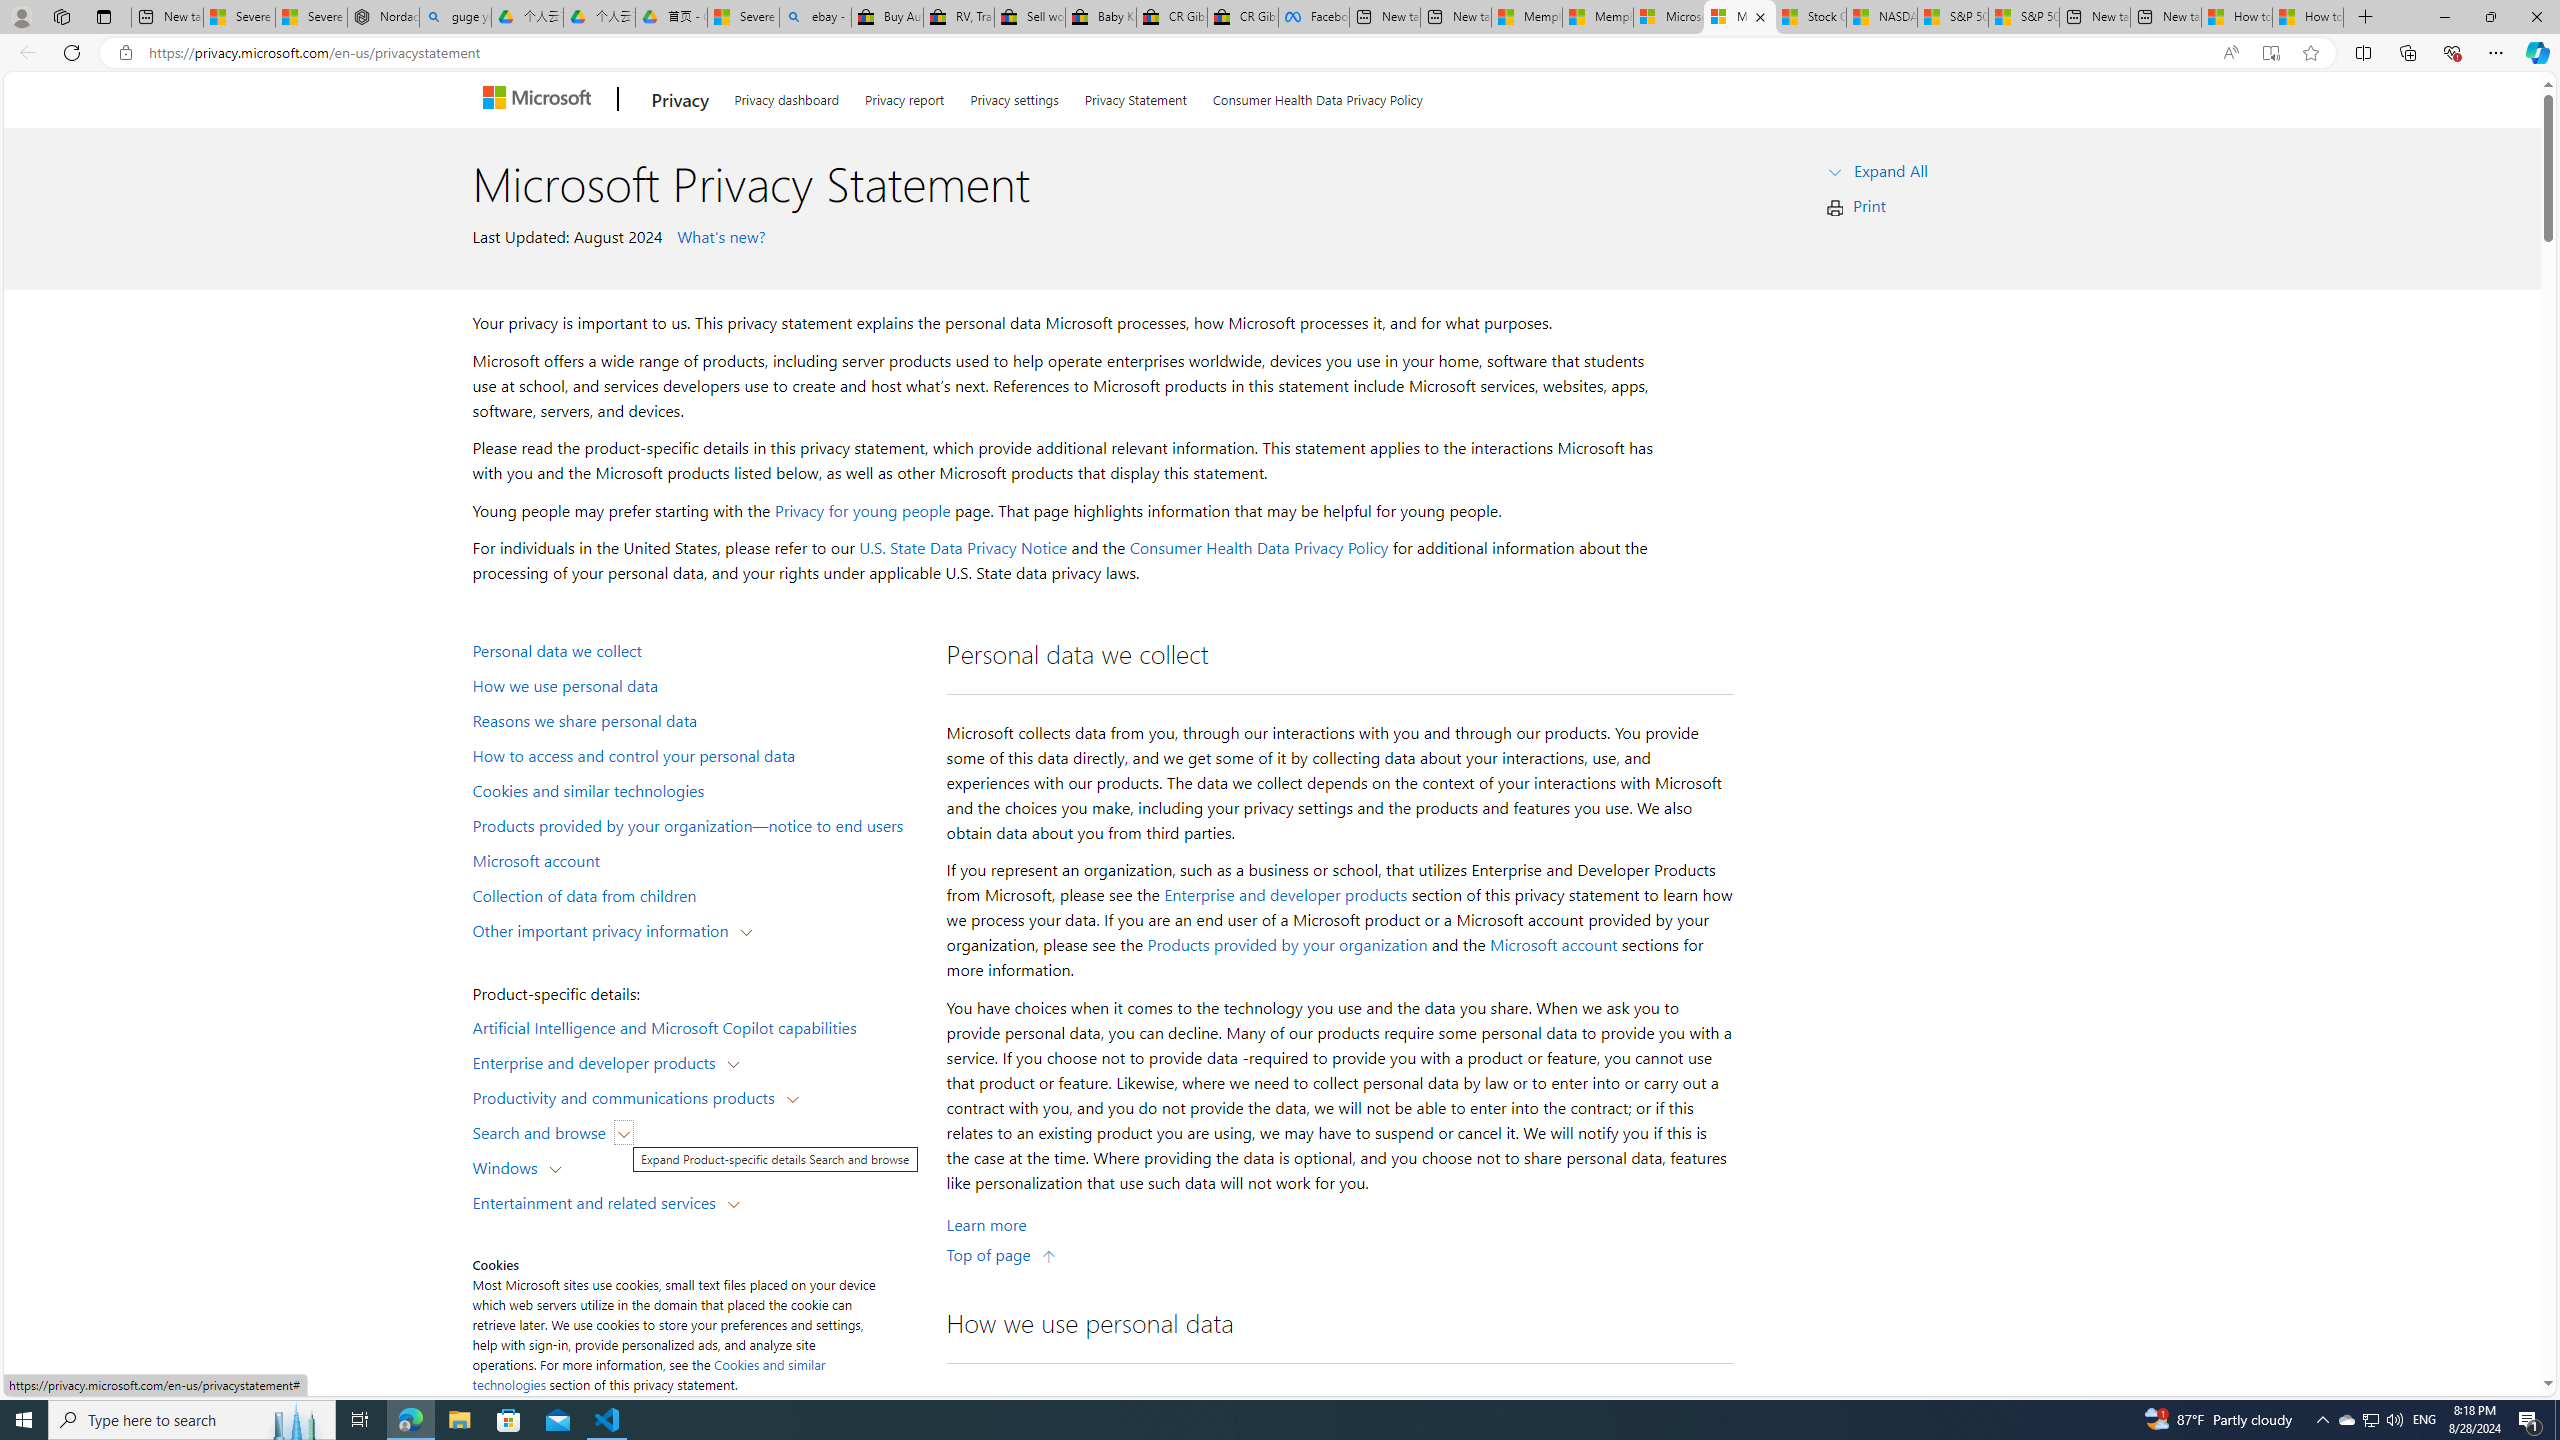  Describe the element at coordinates (696, 754) in the screenshot. I see `'How to access and control your personal data'` at that location.